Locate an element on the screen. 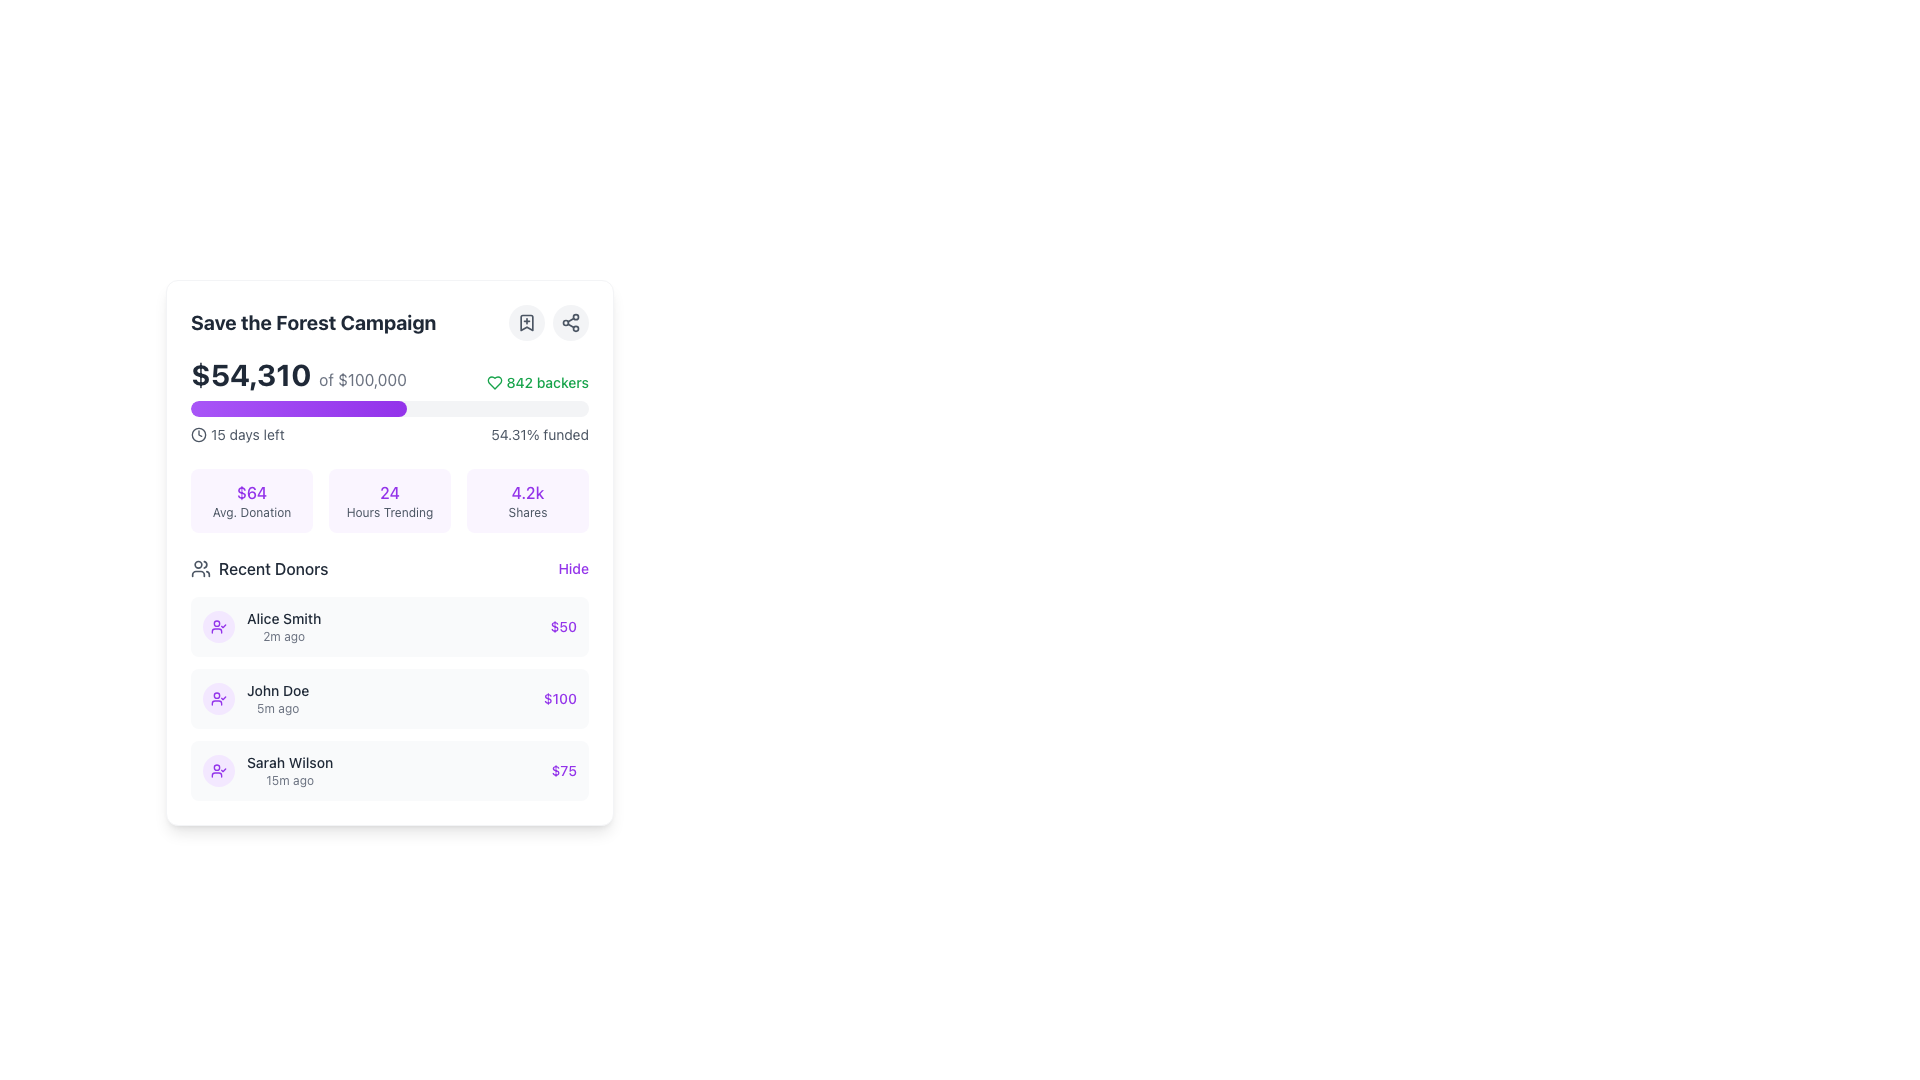 The height and width of the screenshot is (1080, 1920). text label displaying '15 days left', which is styled in bold and is prominently placed next to a clock icon is located at coordinates (246, 434).